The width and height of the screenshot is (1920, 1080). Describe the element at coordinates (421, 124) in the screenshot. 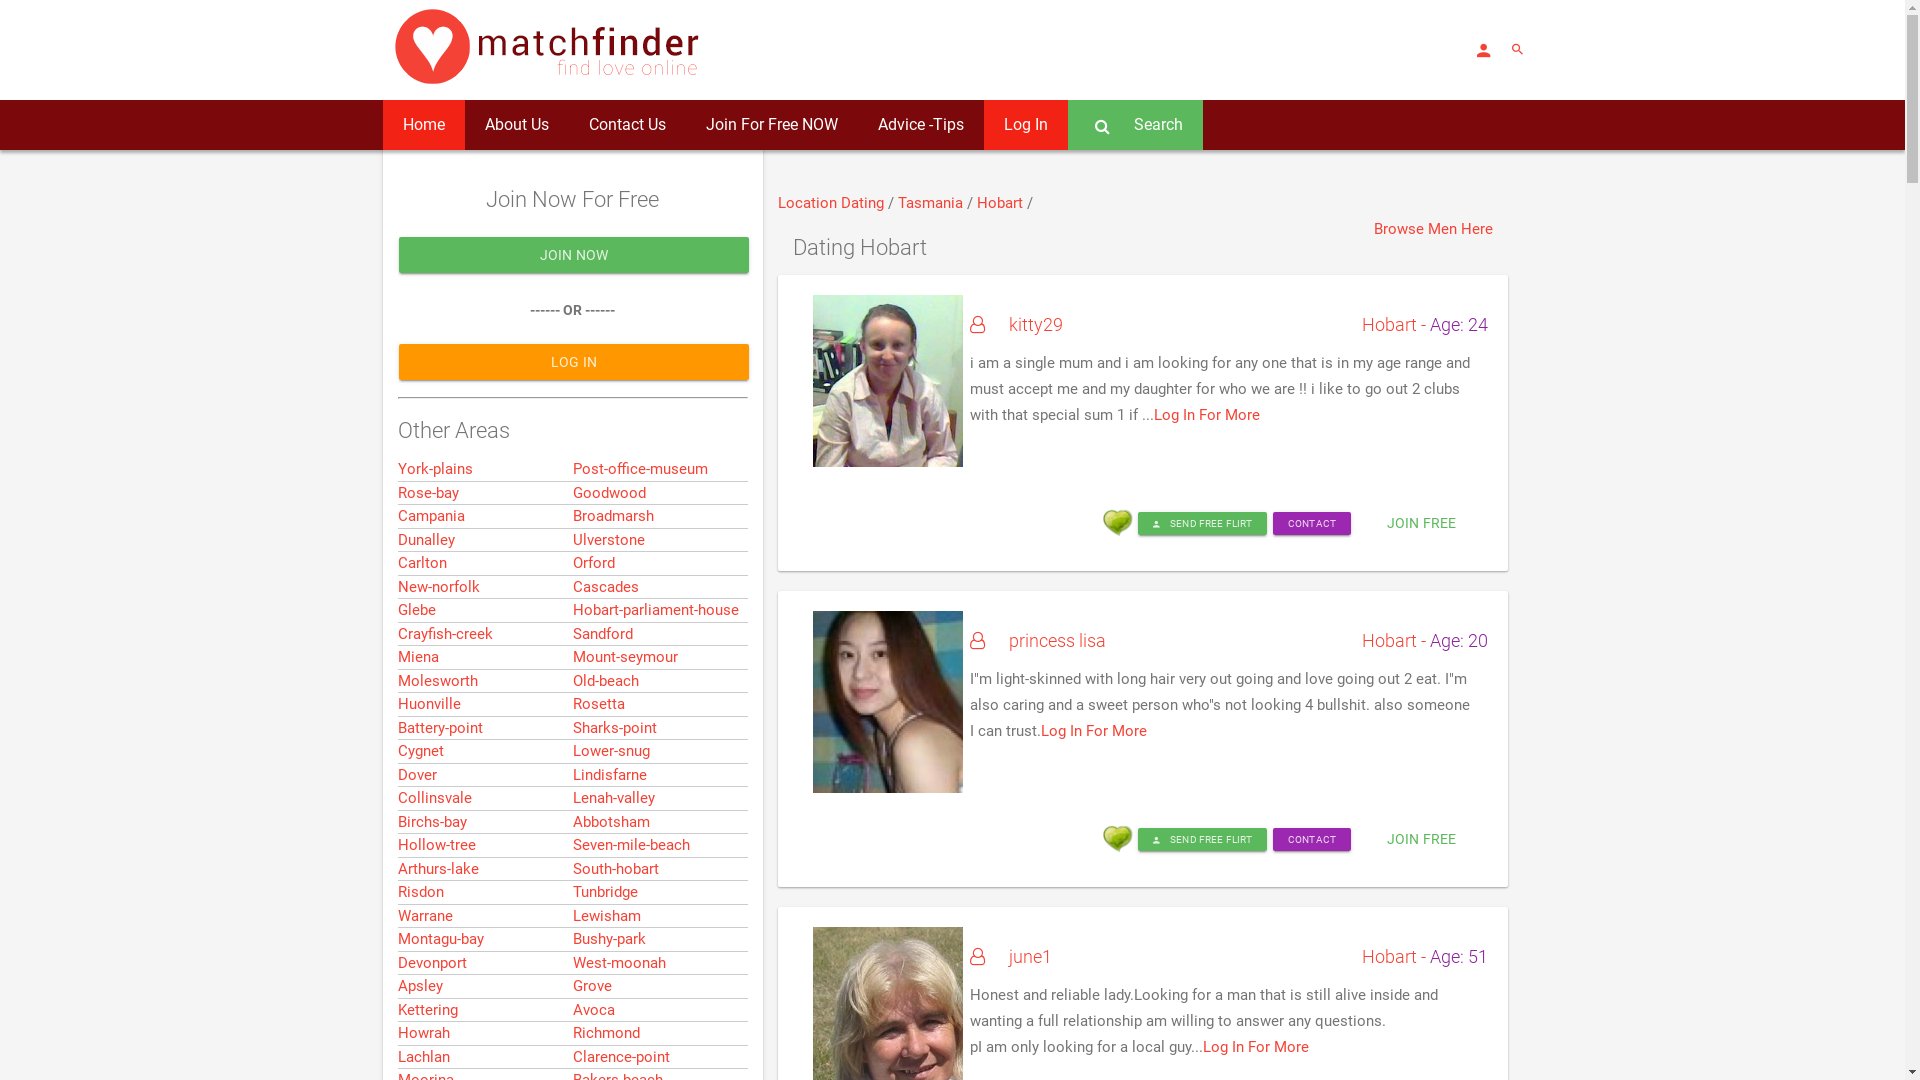

I see `'Home'` at that location.